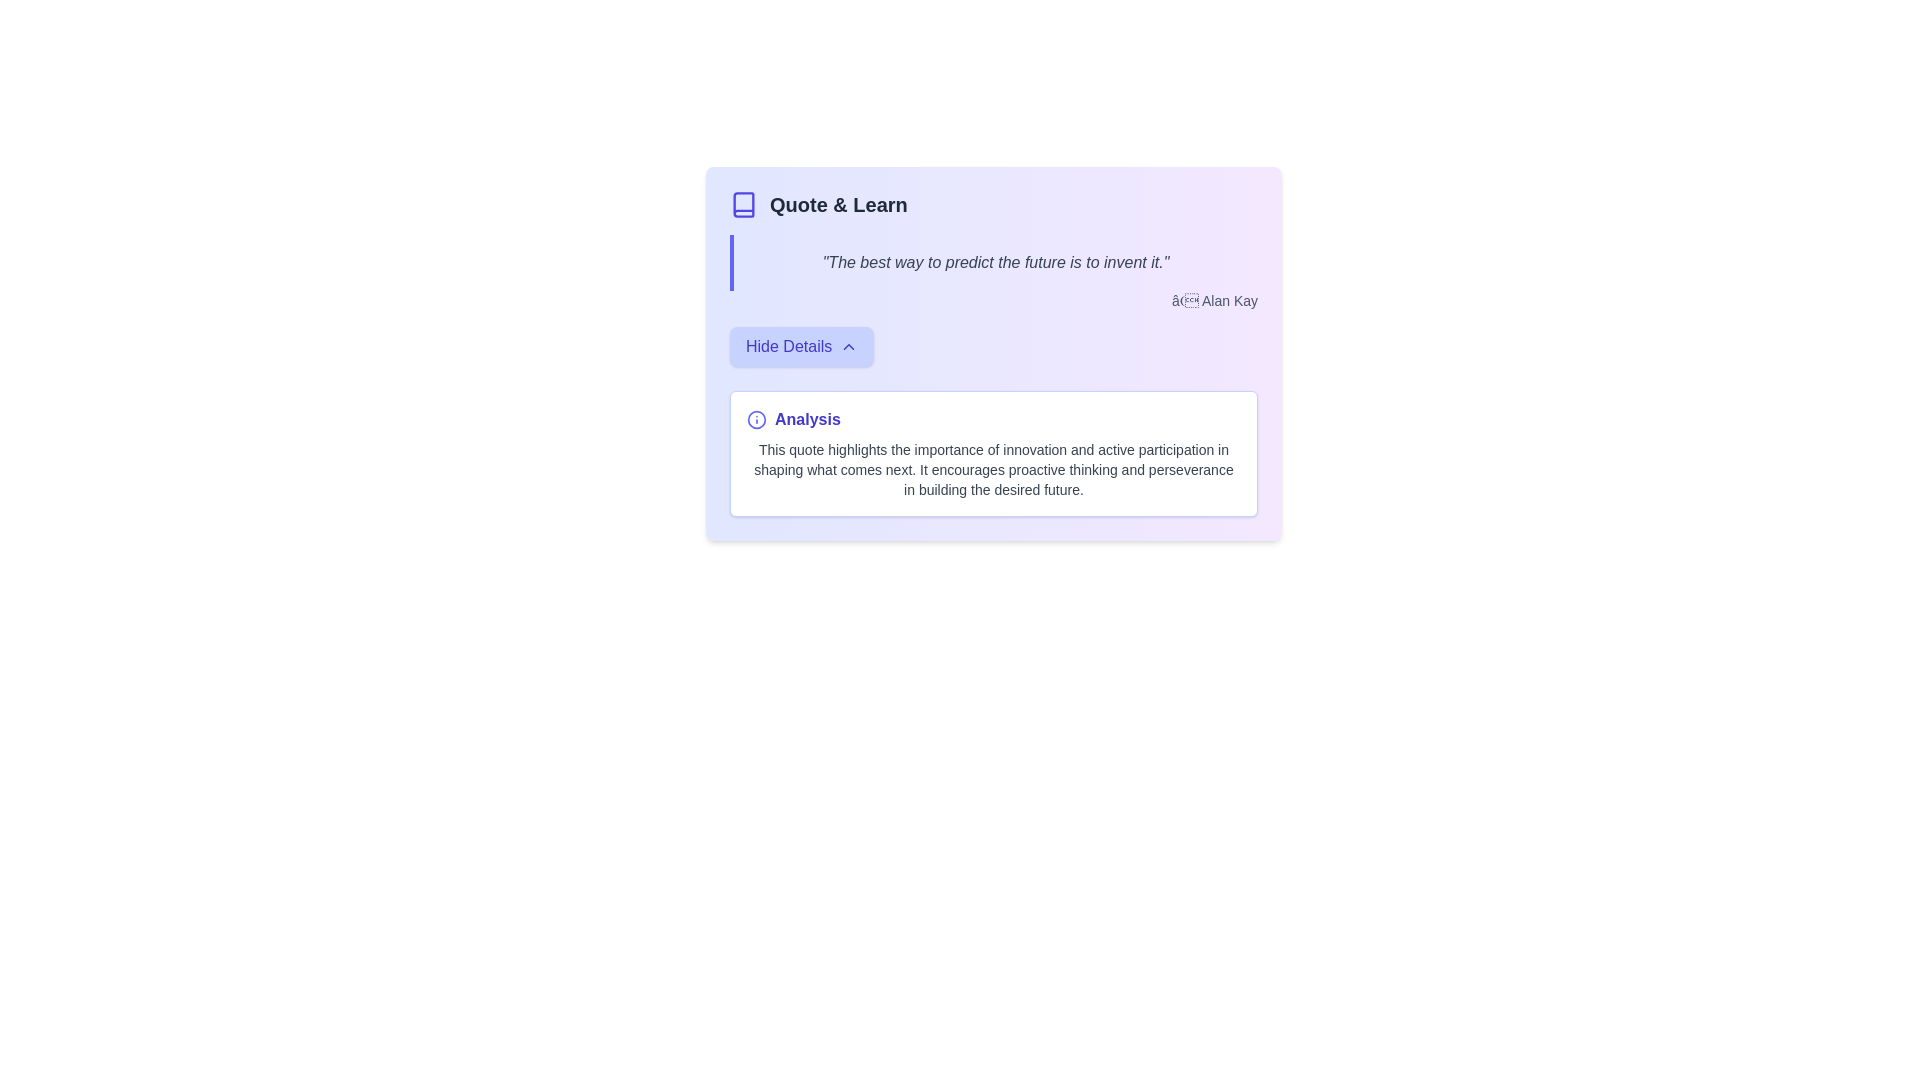  Describe the element at coordinates (743, 204) in the screenshot. I see `the SVG-based icon located to the left of the 'Quote & Learn' section header, which serves as a visual indicator for the section` at that location.